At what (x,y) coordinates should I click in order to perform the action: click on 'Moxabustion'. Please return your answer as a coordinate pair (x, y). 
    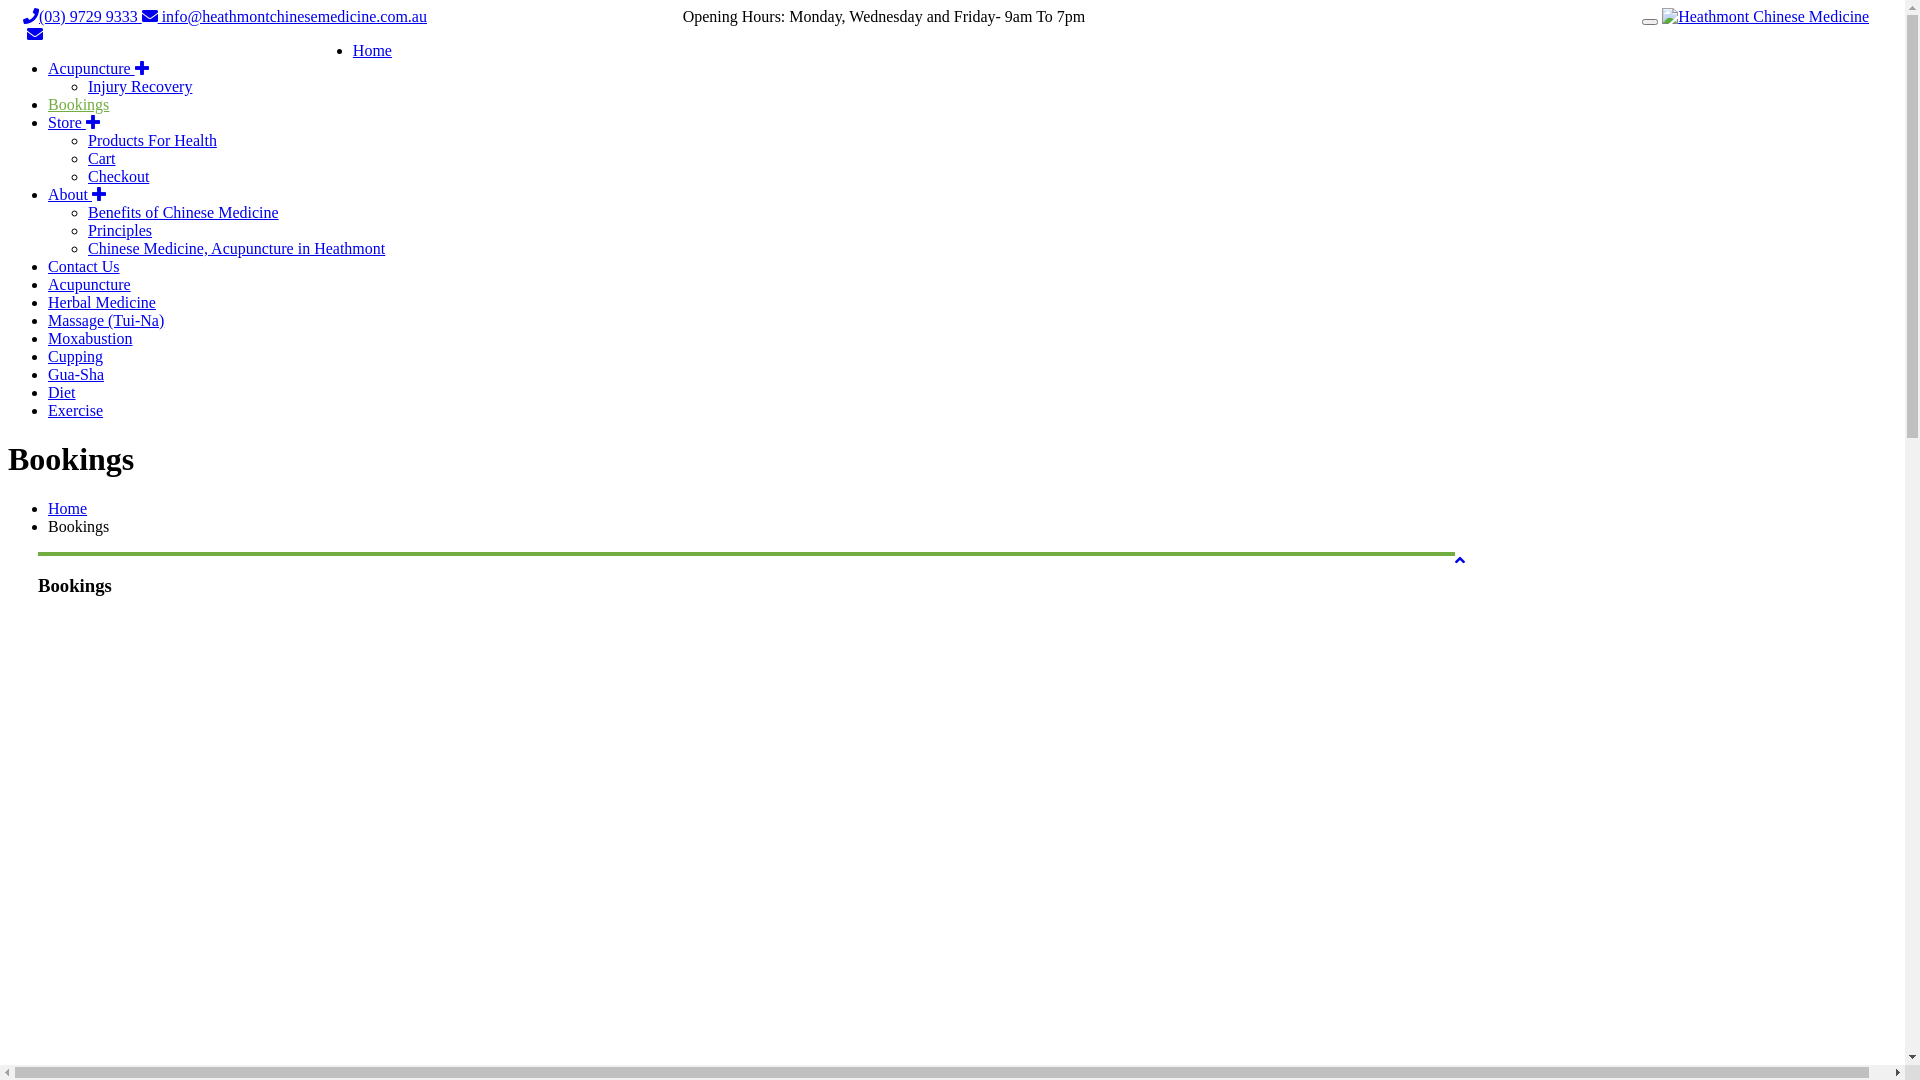
    Looking at the image, I should click on (89, 337).